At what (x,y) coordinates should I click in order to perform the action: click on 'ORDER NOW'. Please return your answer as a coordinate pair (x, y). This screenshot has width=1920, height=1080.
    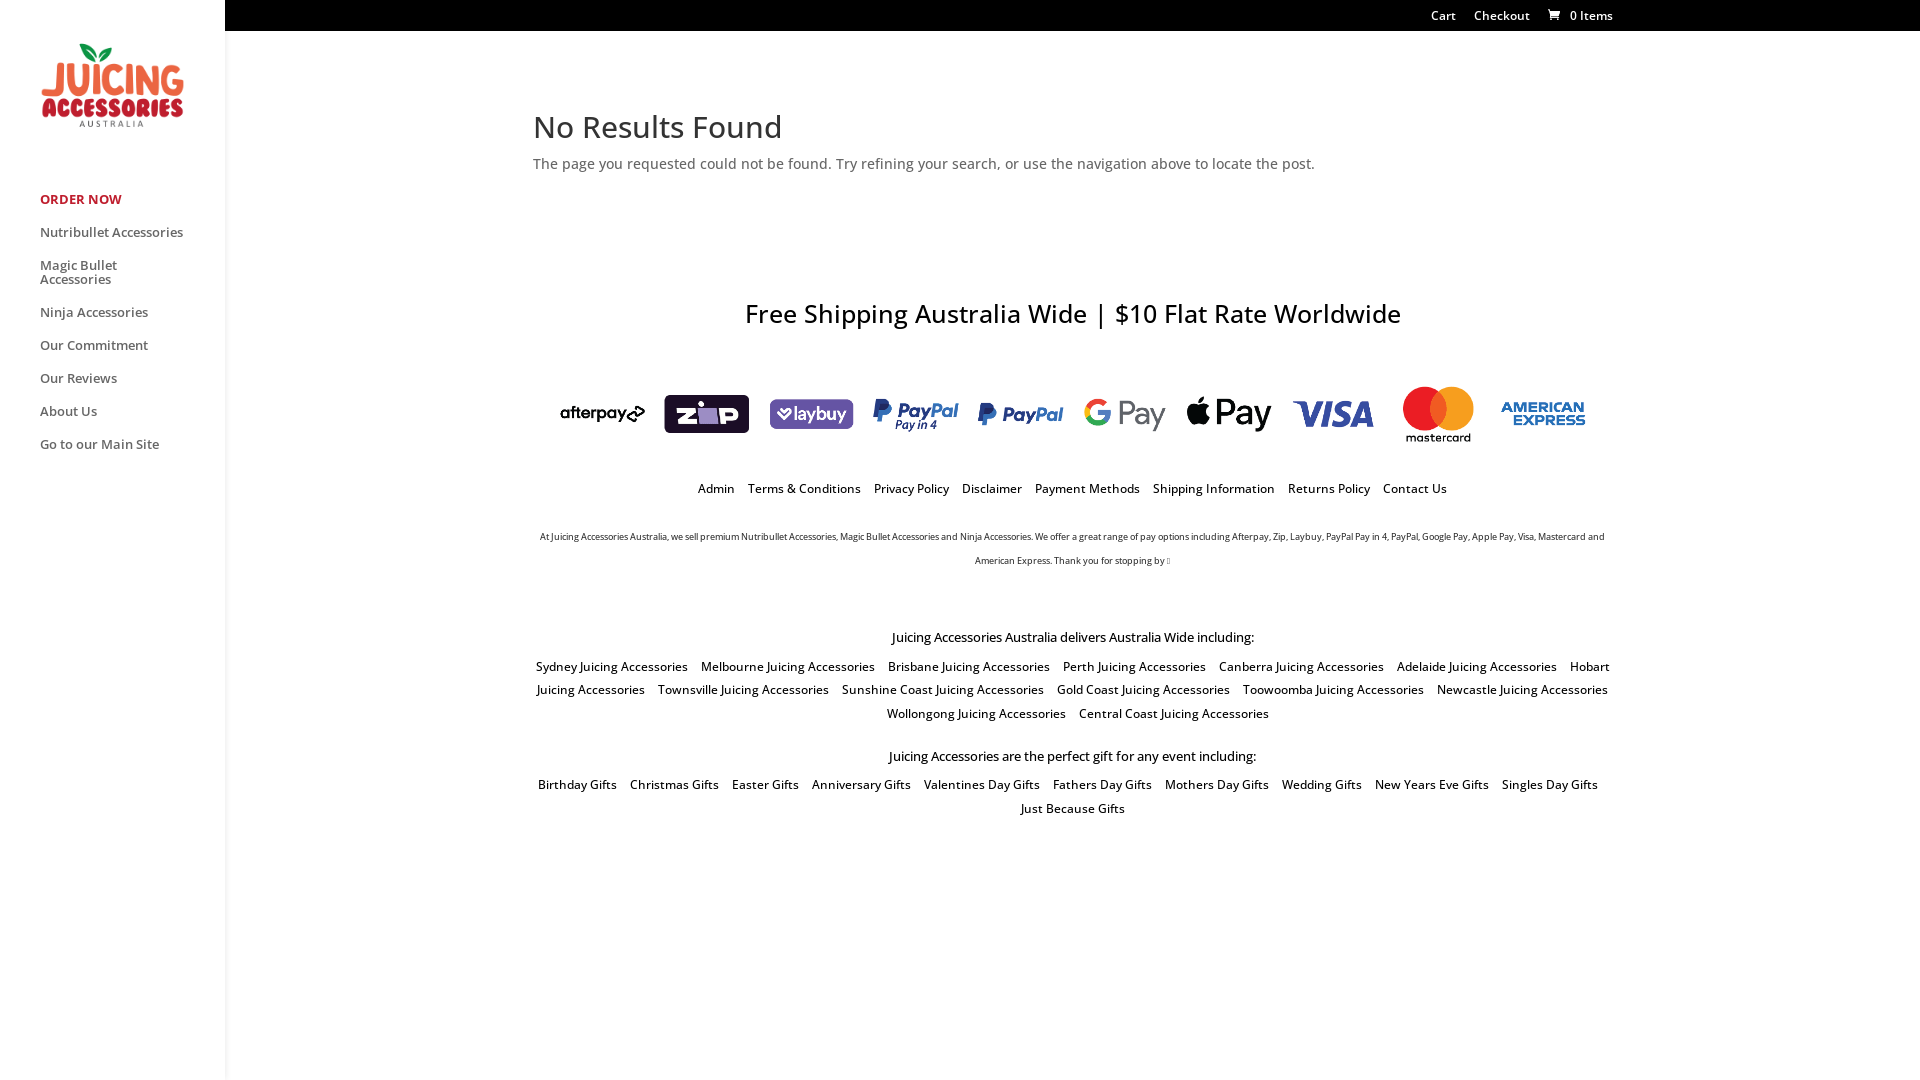
    Looking at the image, I should click on (131, 208).